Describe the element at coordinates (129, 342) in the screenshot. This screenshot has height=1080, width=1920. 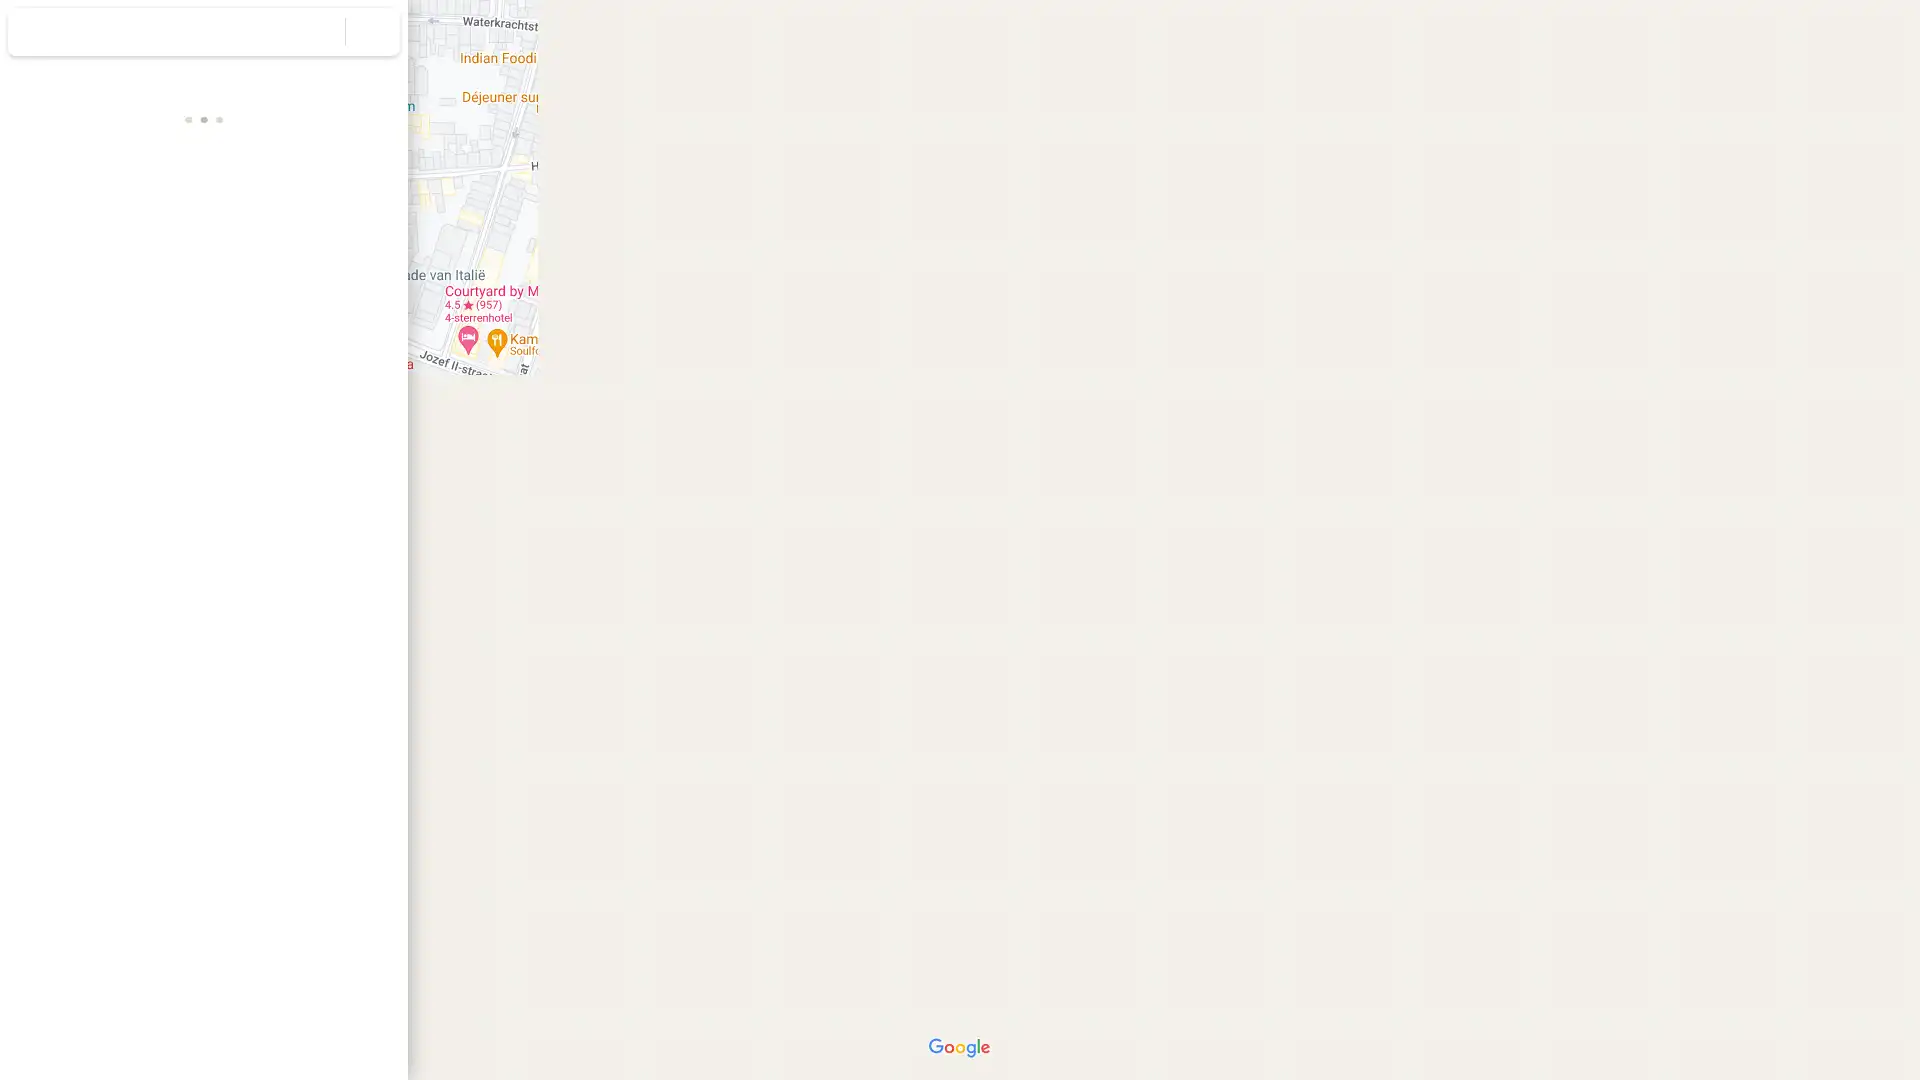
I see `Drukpersstraat 35 opslaan in je lijsten` at that location.